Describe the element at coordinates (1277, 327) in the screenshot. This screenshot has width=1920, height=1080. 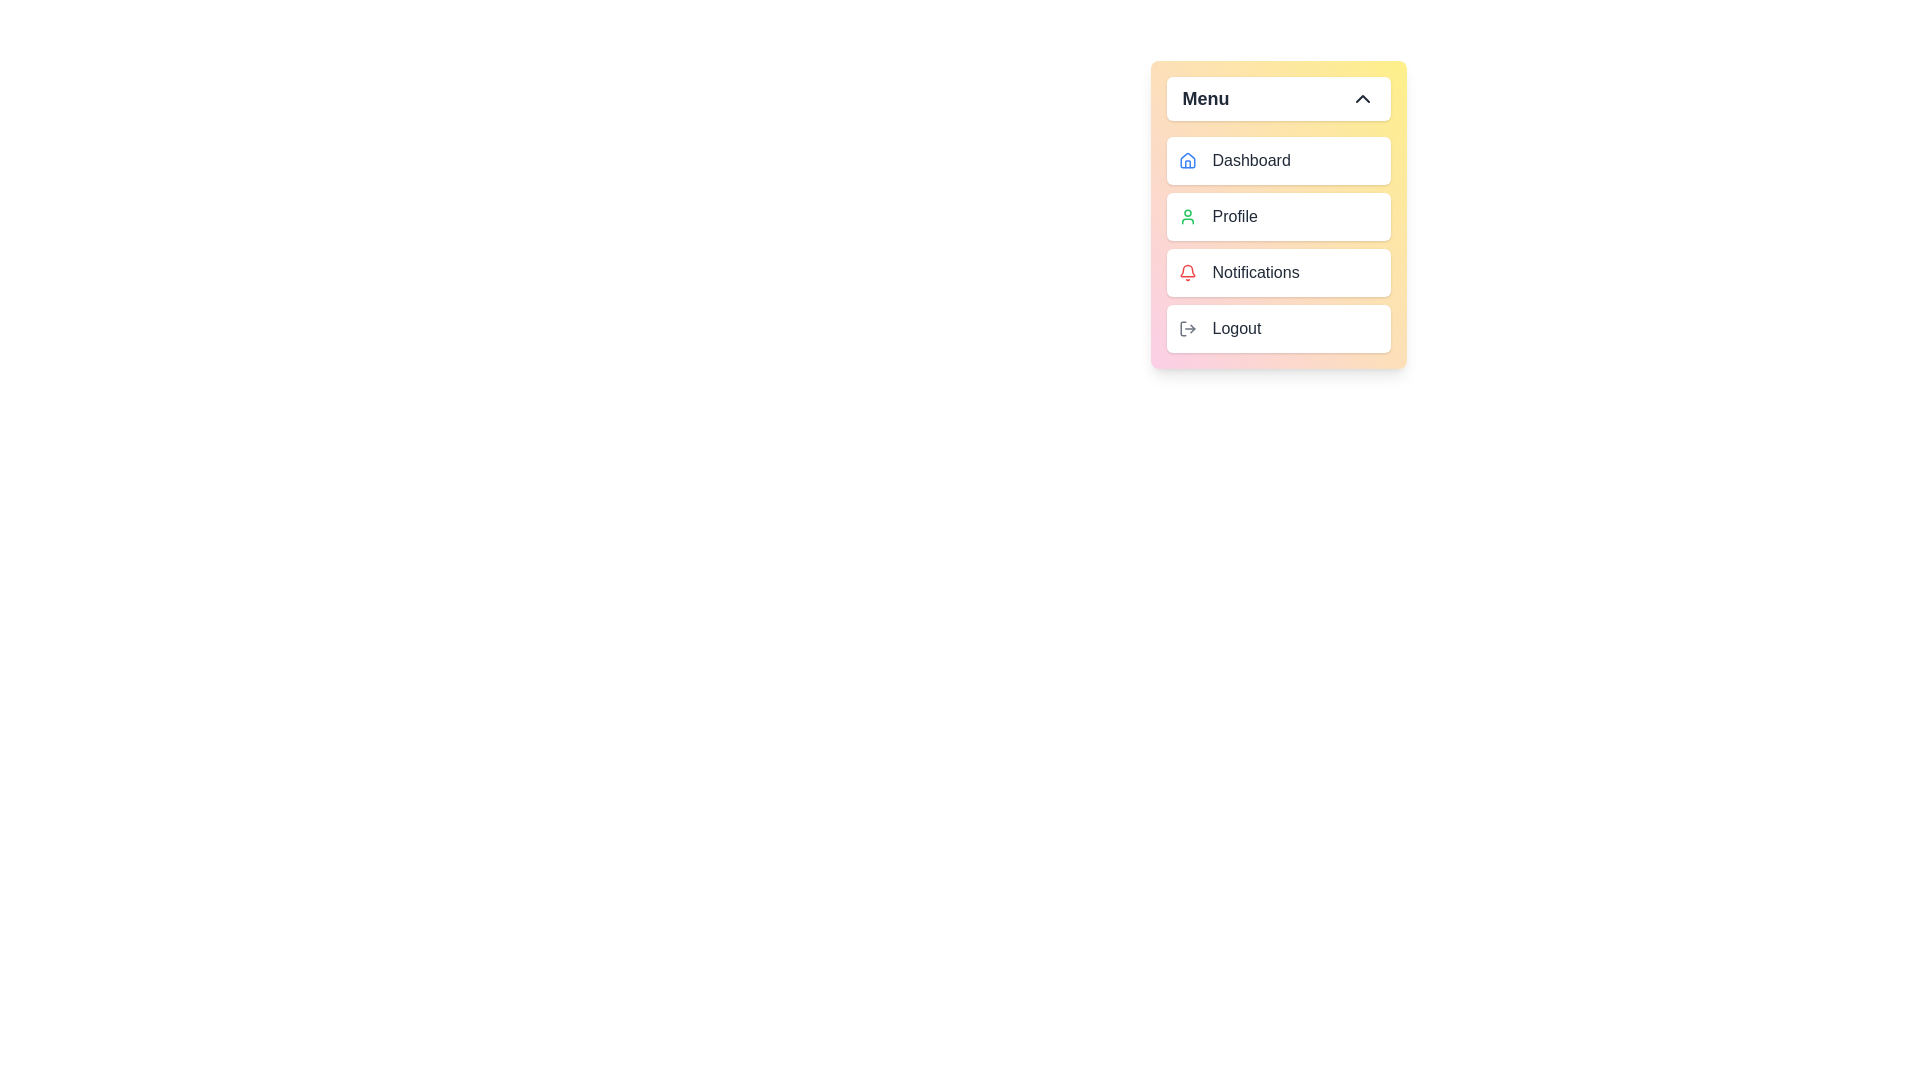
I see `the menu item Logout to preview its action` at that location.